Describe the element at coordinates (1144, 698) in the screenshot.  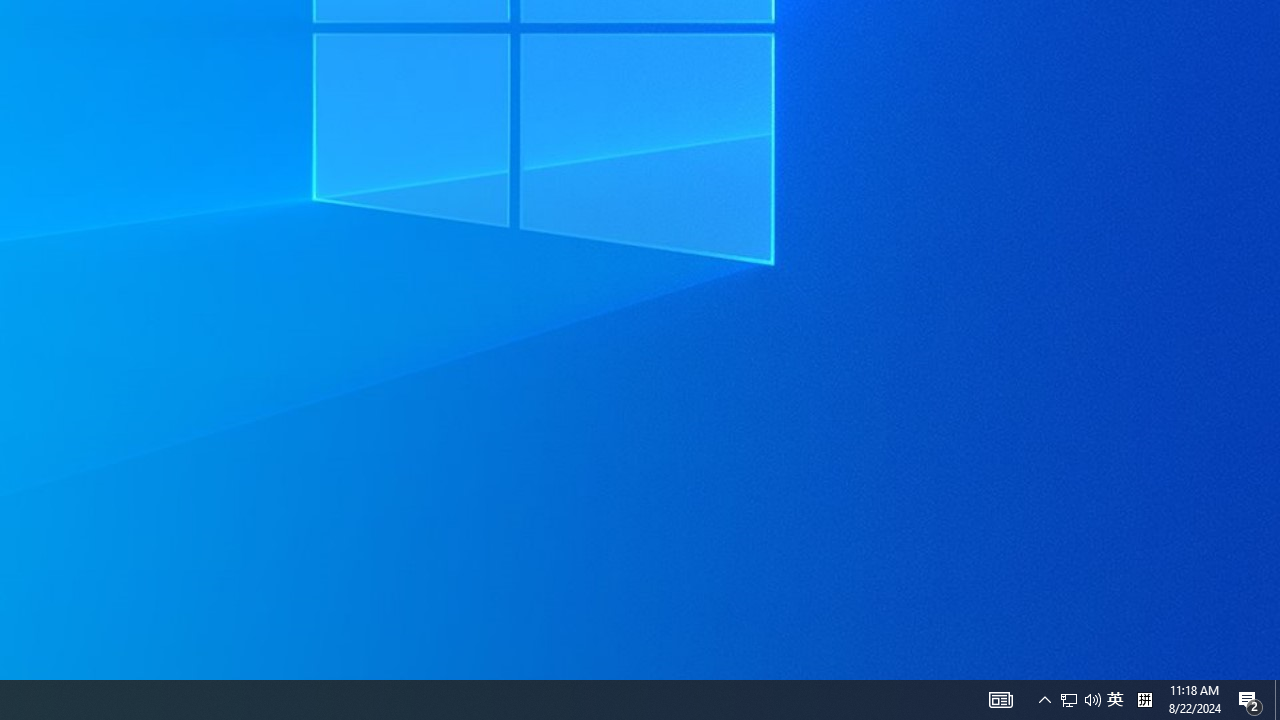
I see `'Tray Input Indicator - Chinese (Simplified, China)'` at that location.